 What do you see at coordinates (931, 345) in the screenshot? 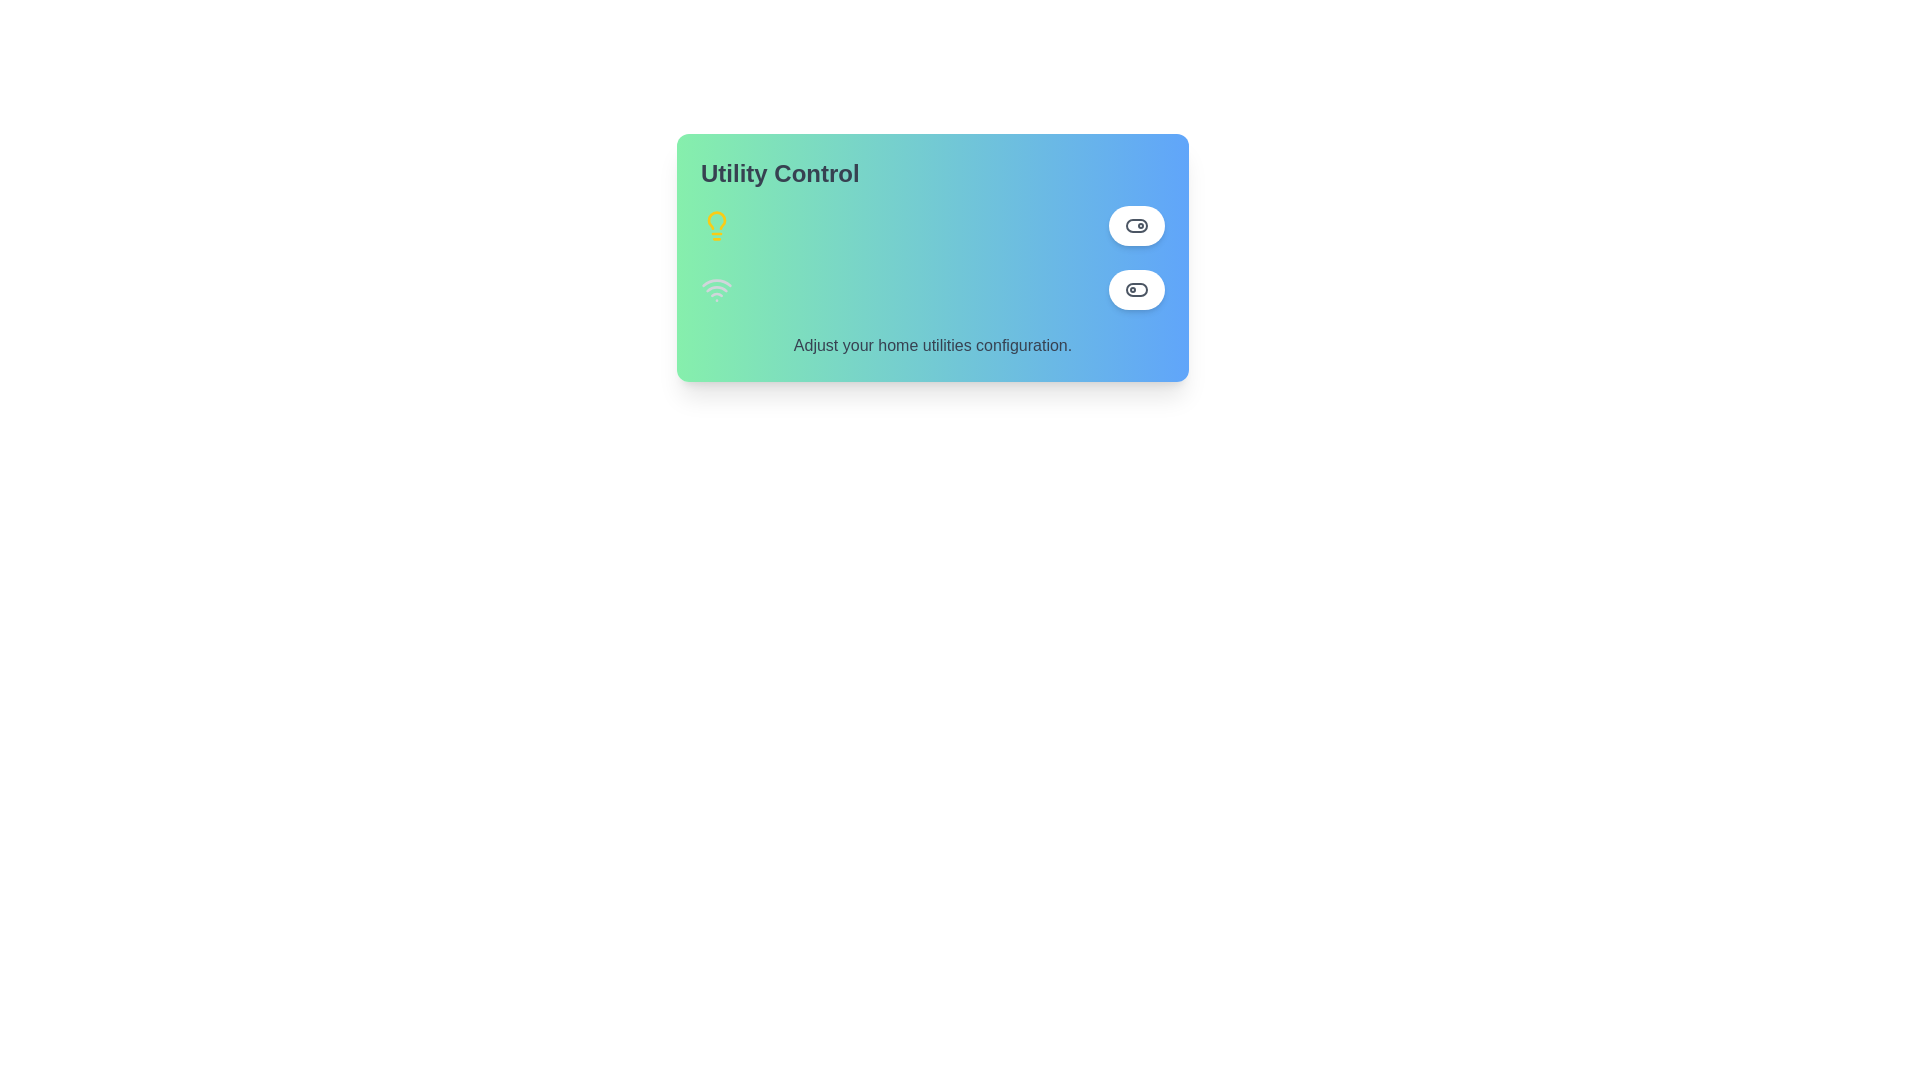
I see `text label displaying 'Adjust your home utilities configuration.' which is centrally positioned at the bottom of the gradient background panel` at bounding box center [931, 345].